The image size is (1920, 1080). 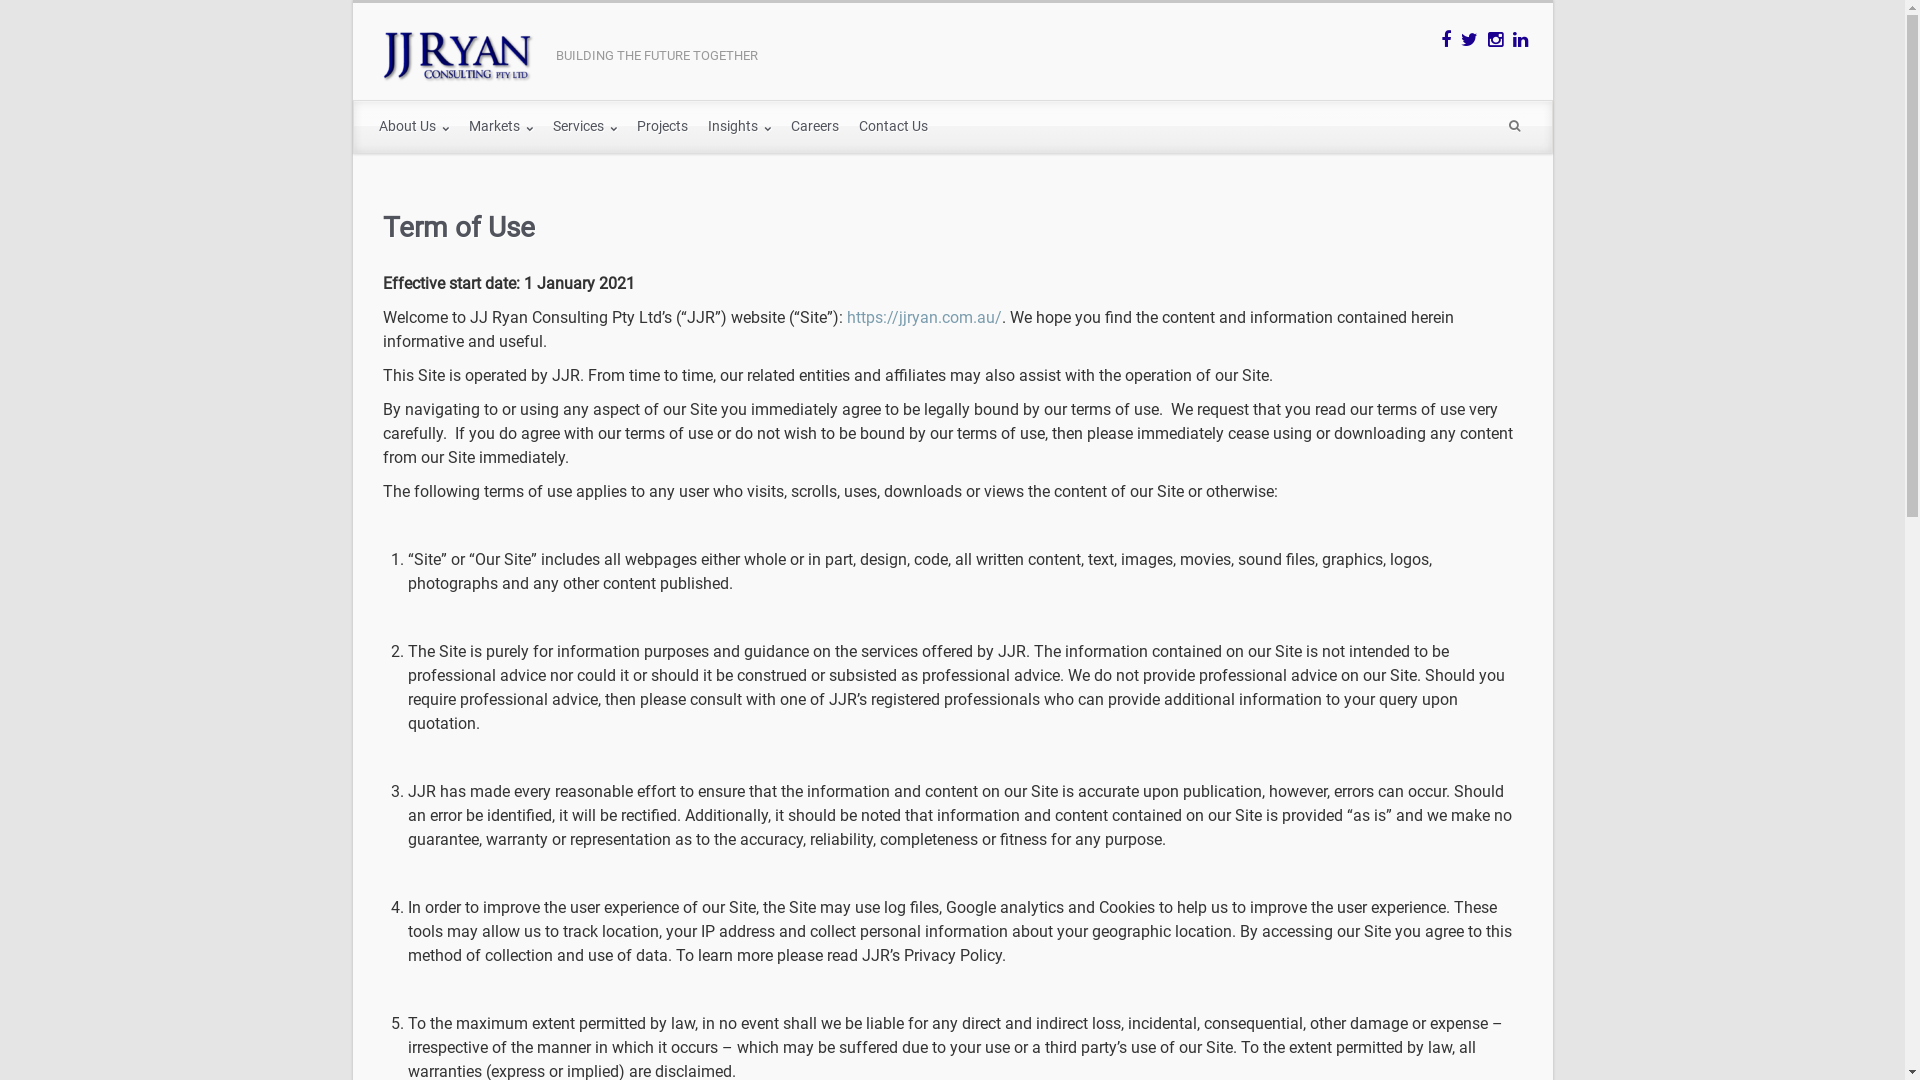 I want to click on 'Contact Us', so click(x=848, y=127).